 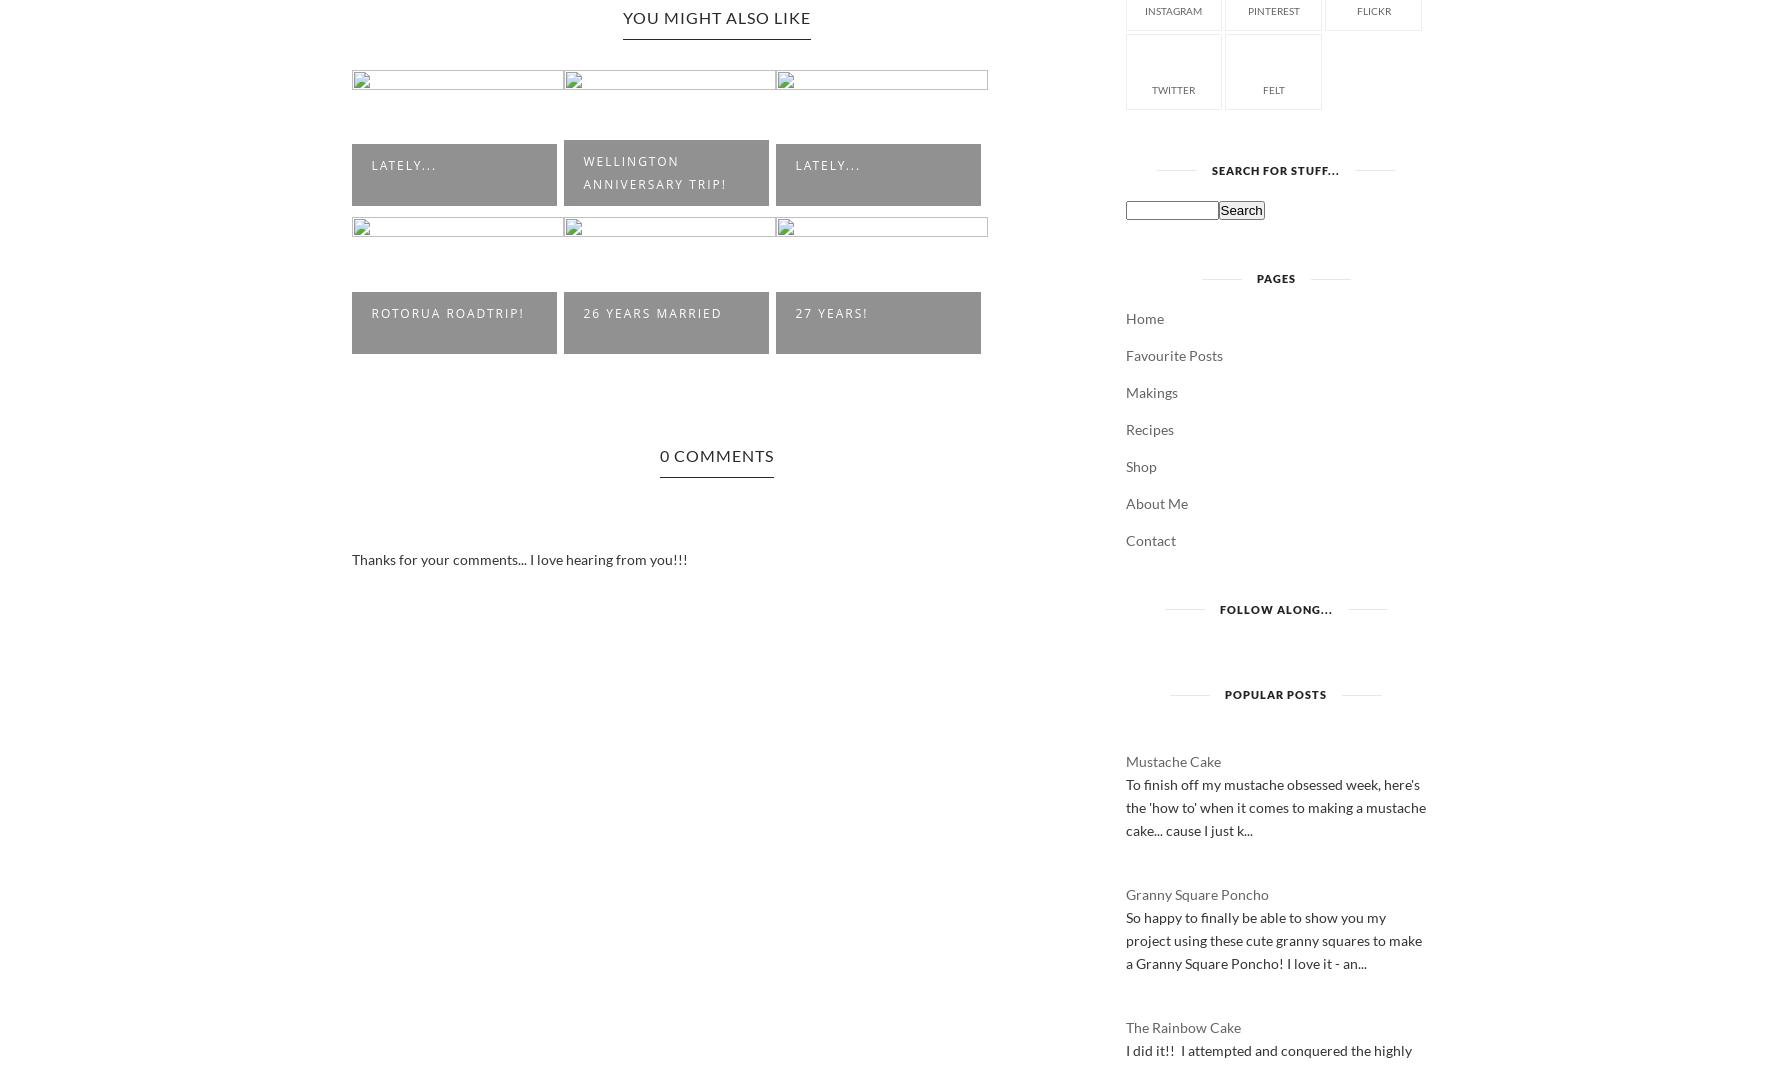 I want to click on 'flickr', so click(x=1371, y=9).